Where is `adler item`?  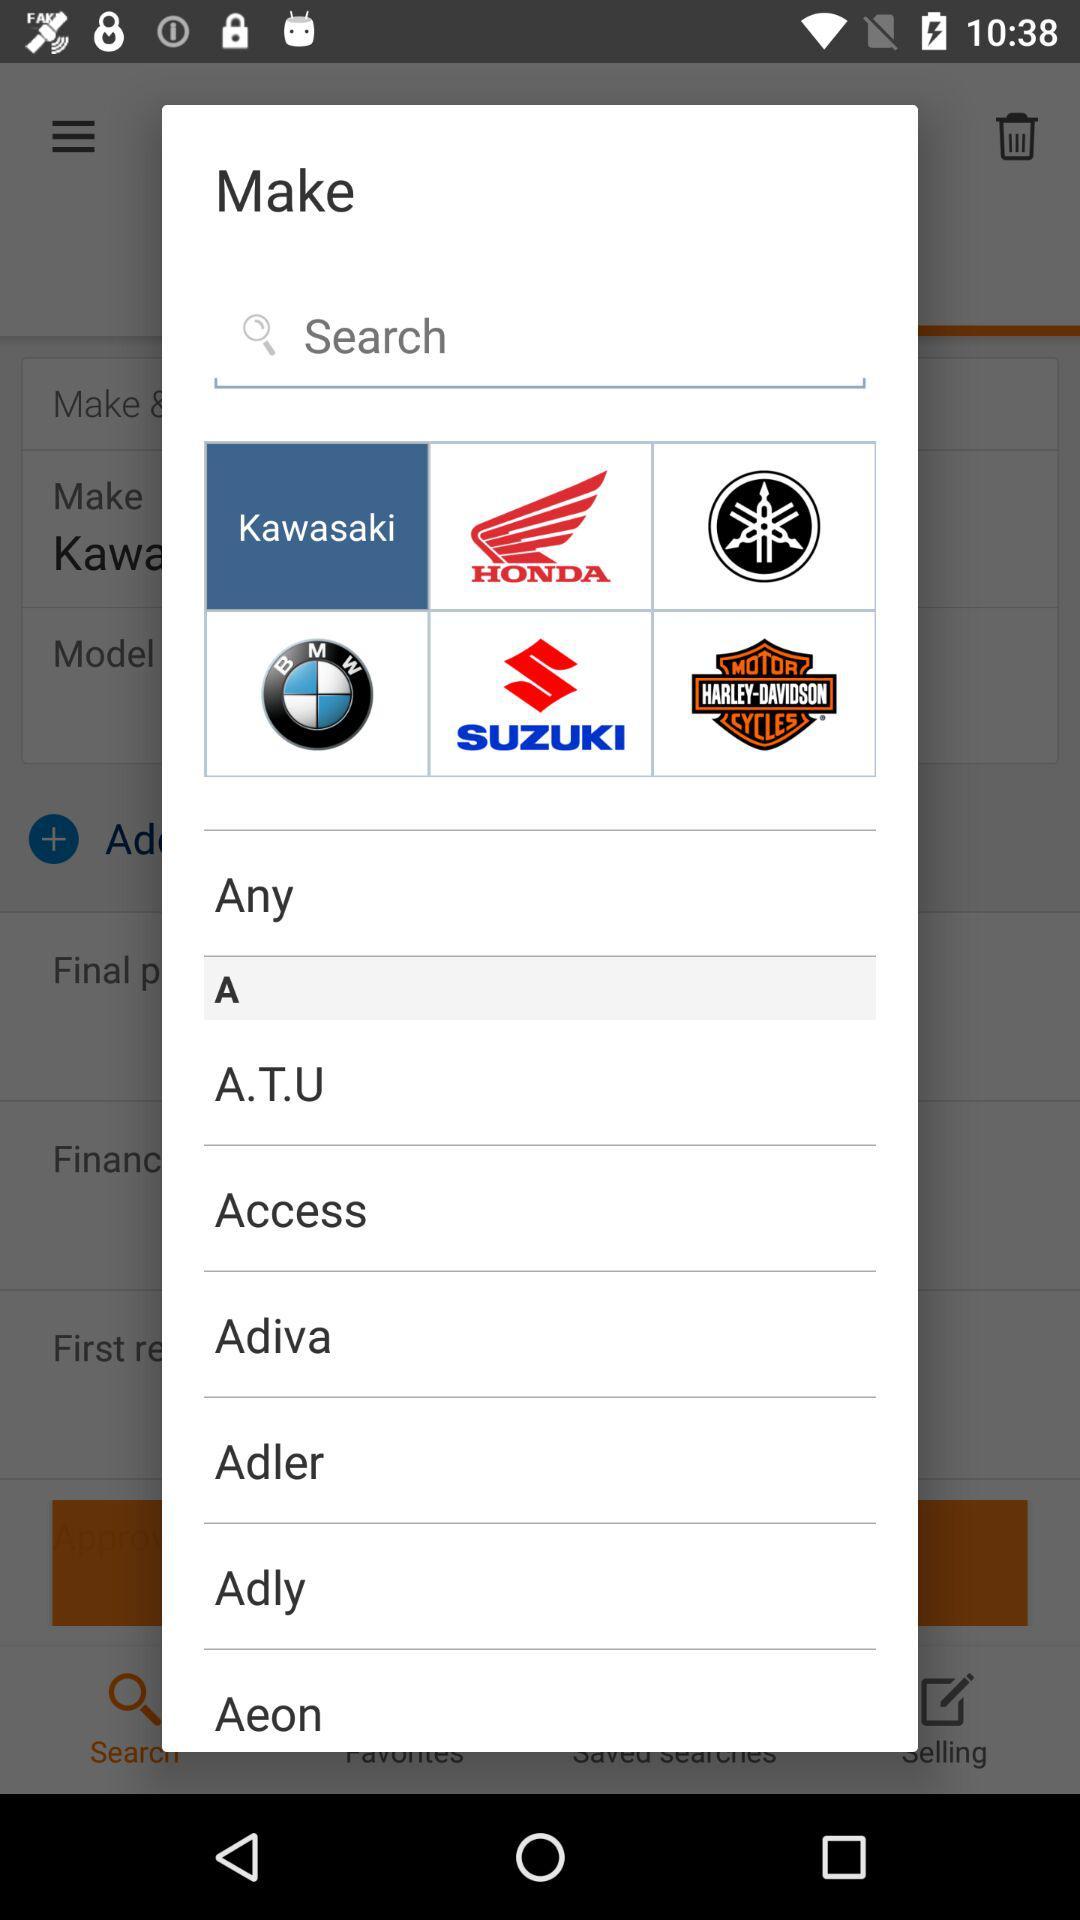 adler item is located at coordinates (540, 1460).